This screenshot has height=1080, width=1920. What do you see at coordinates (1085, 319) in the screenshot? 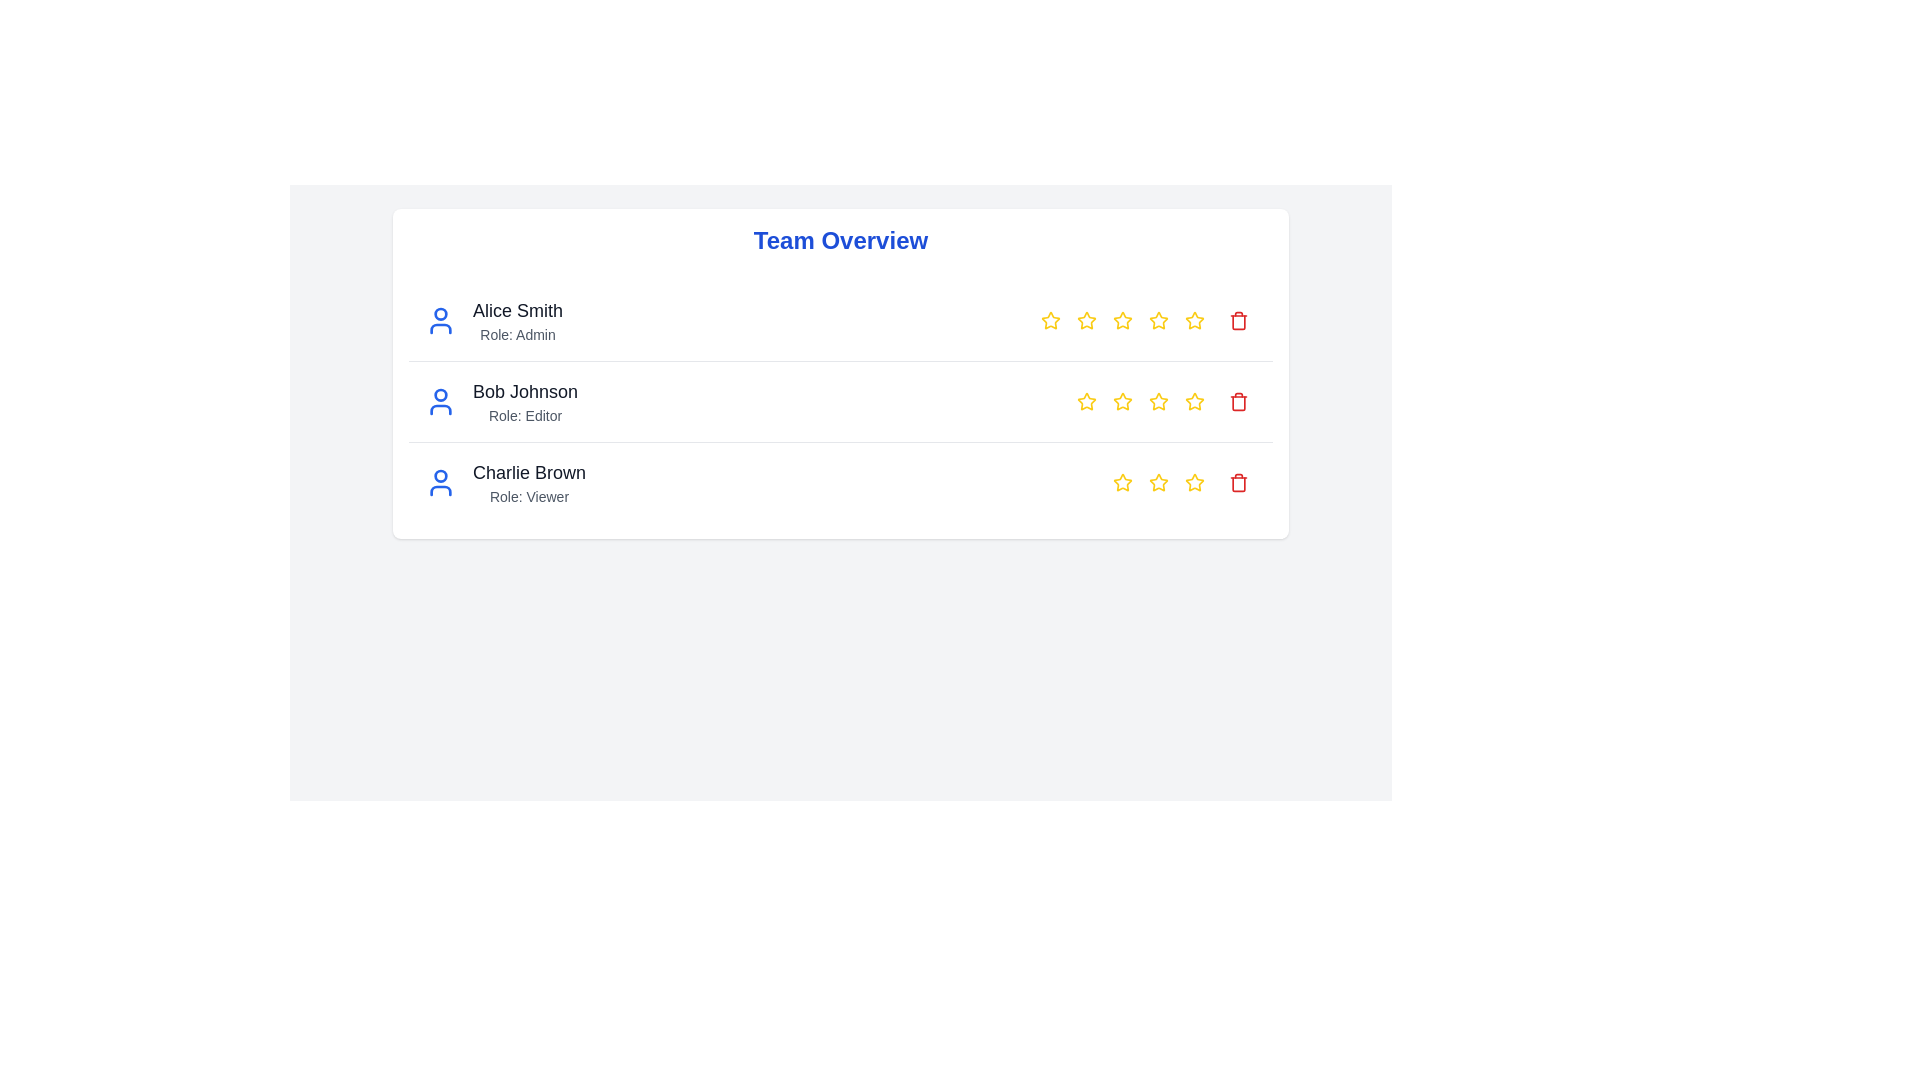
I see `on the second star icon in the 'Team Overview' section` at bounding box center [1085, 319].